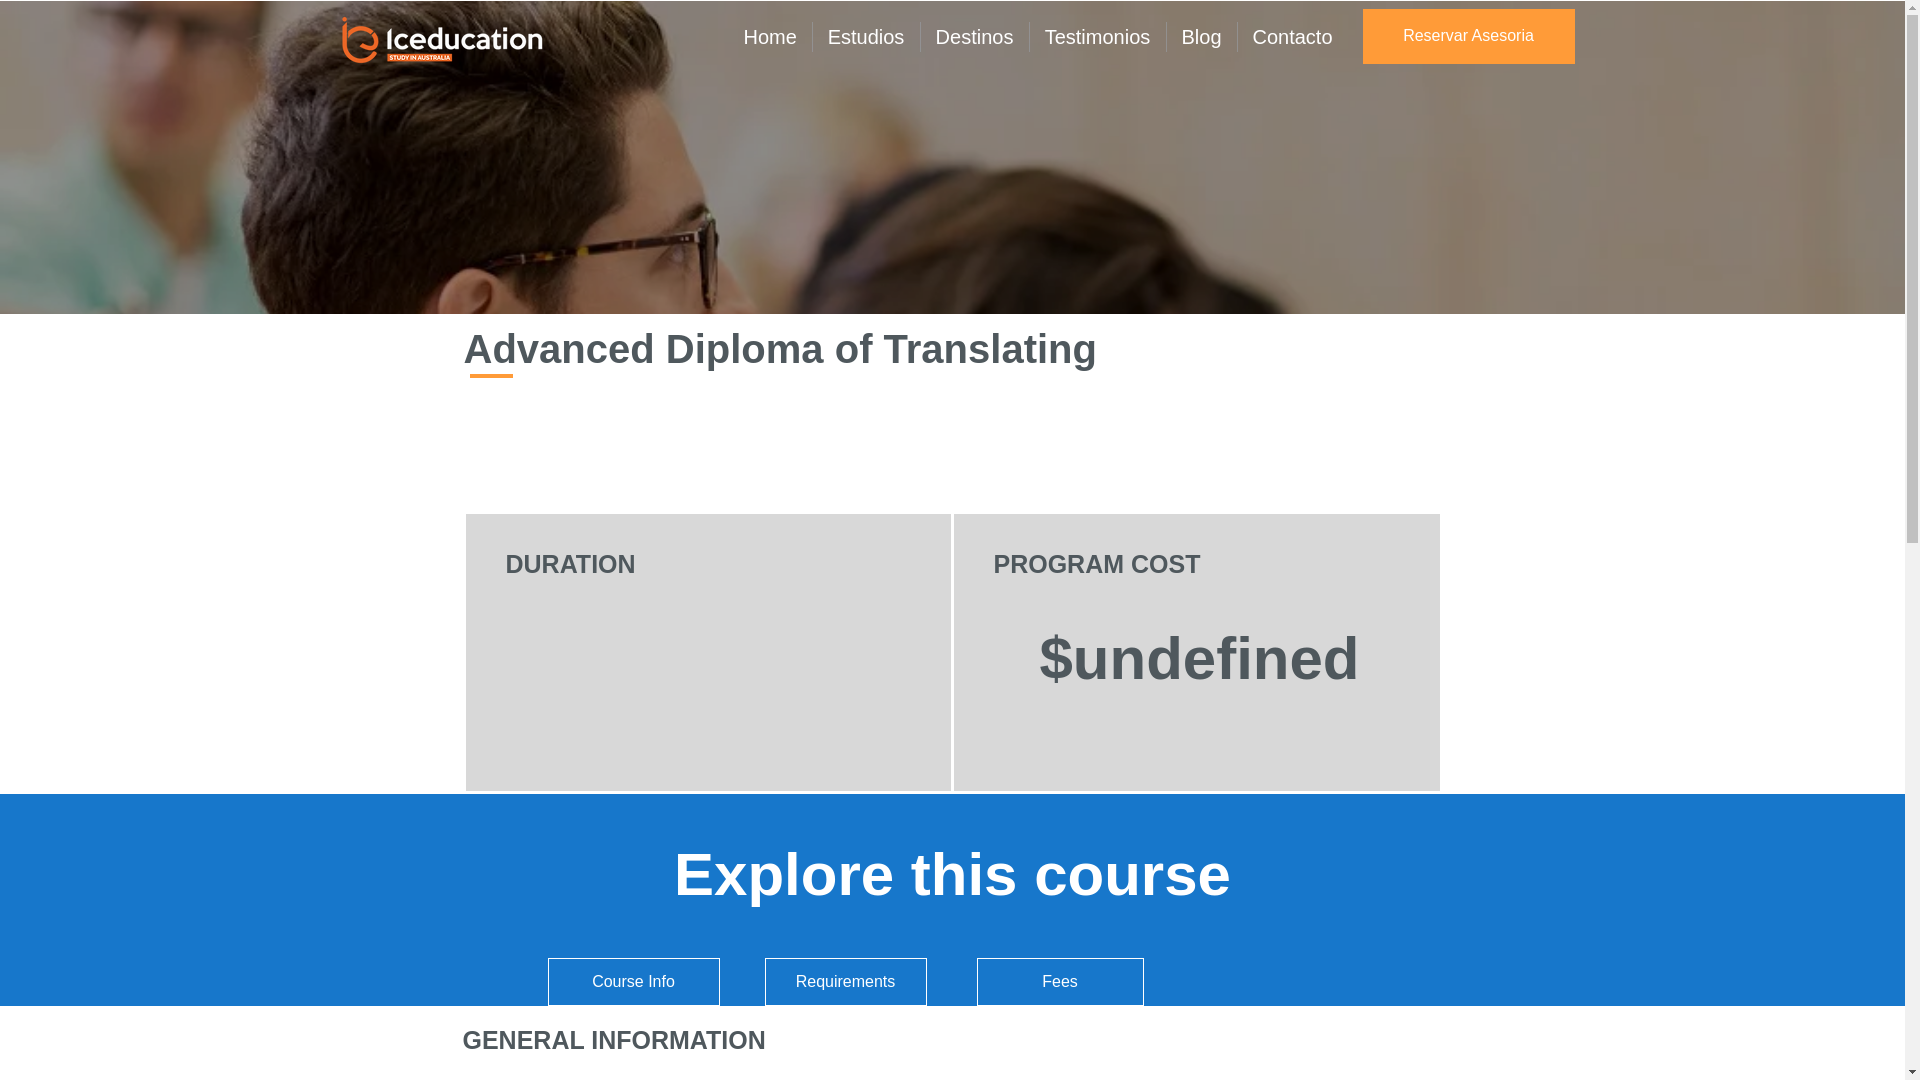 This screenshot has width=1920, height=1080. I want to click on 'Home', so click(768, 37).